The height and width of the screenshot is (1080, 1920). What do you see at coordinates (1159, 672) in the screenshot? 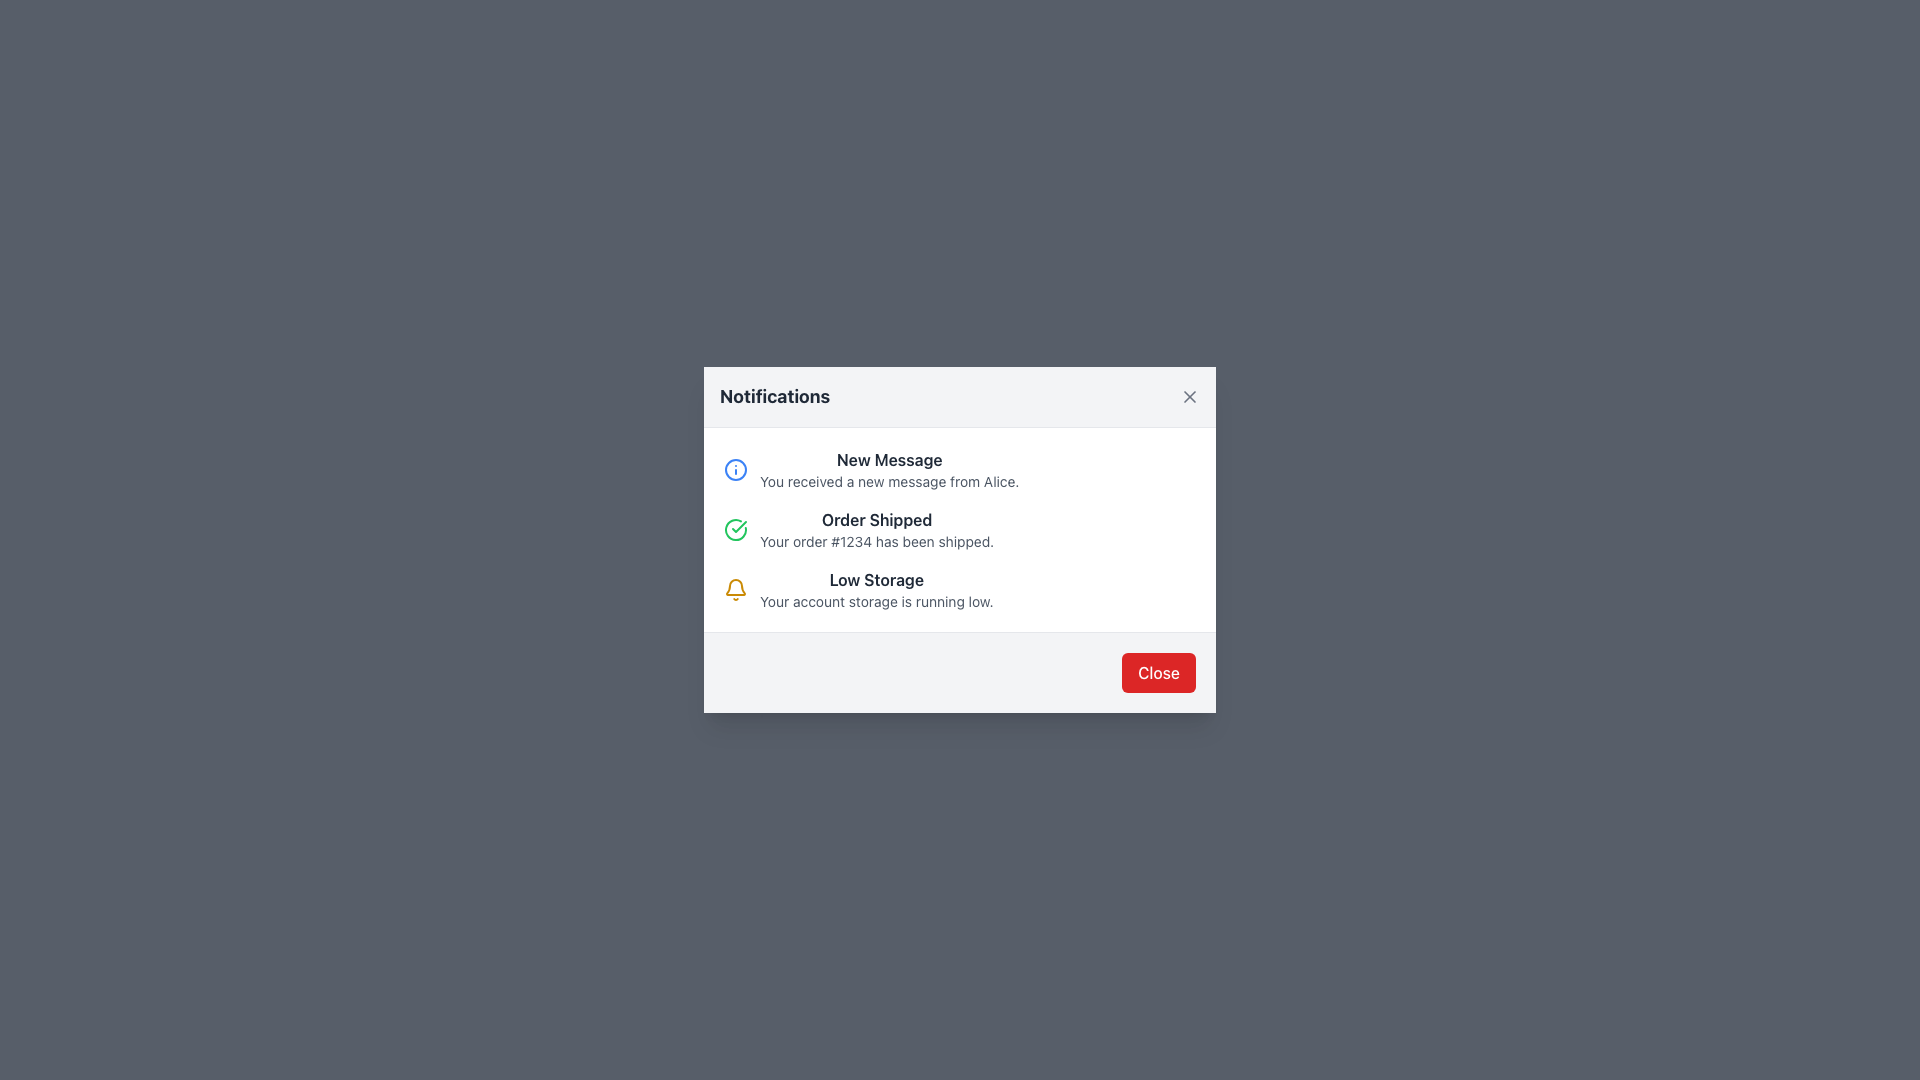
I see `the 'Close' button with a red background and white text in the bottom-right corner of the notification modal` at bounding box center [1159, 672].